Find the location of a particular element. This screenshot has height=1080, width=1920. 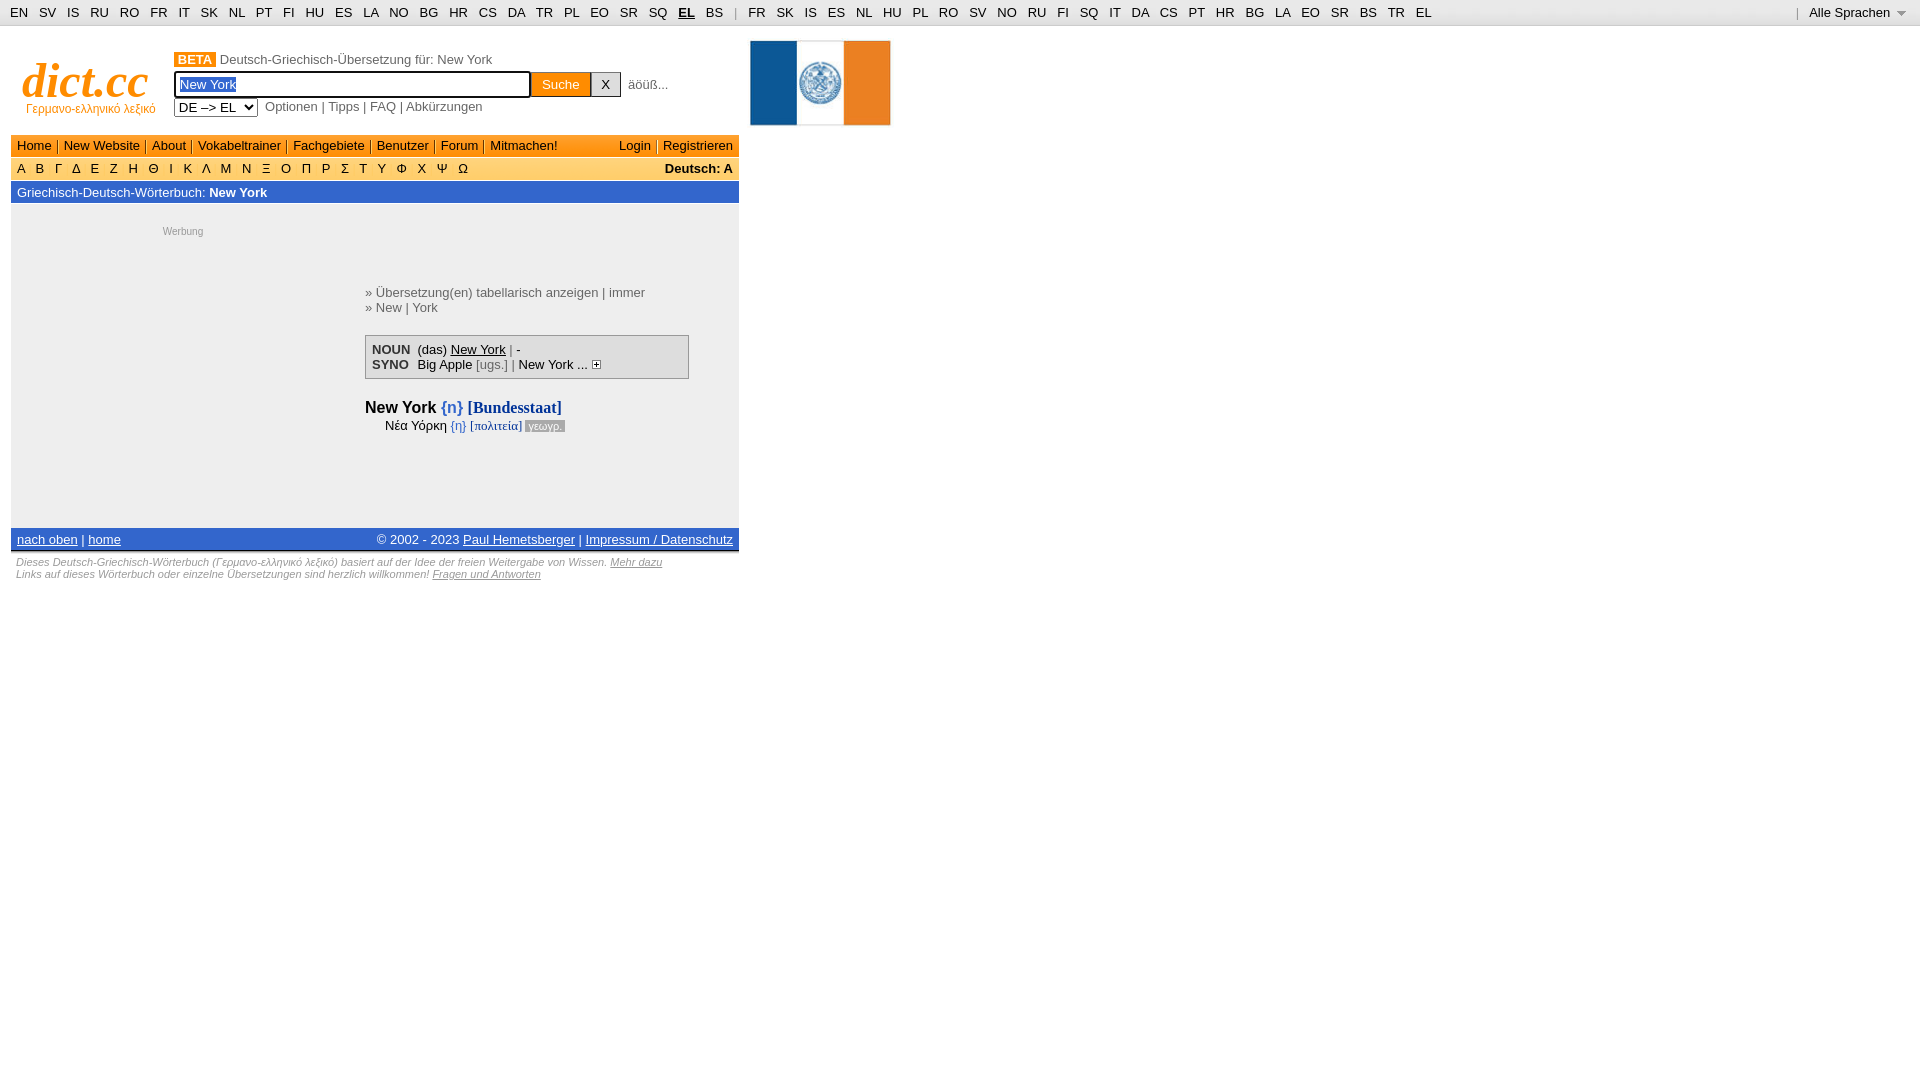

'Tipps' is located at coordinates (343, 106).